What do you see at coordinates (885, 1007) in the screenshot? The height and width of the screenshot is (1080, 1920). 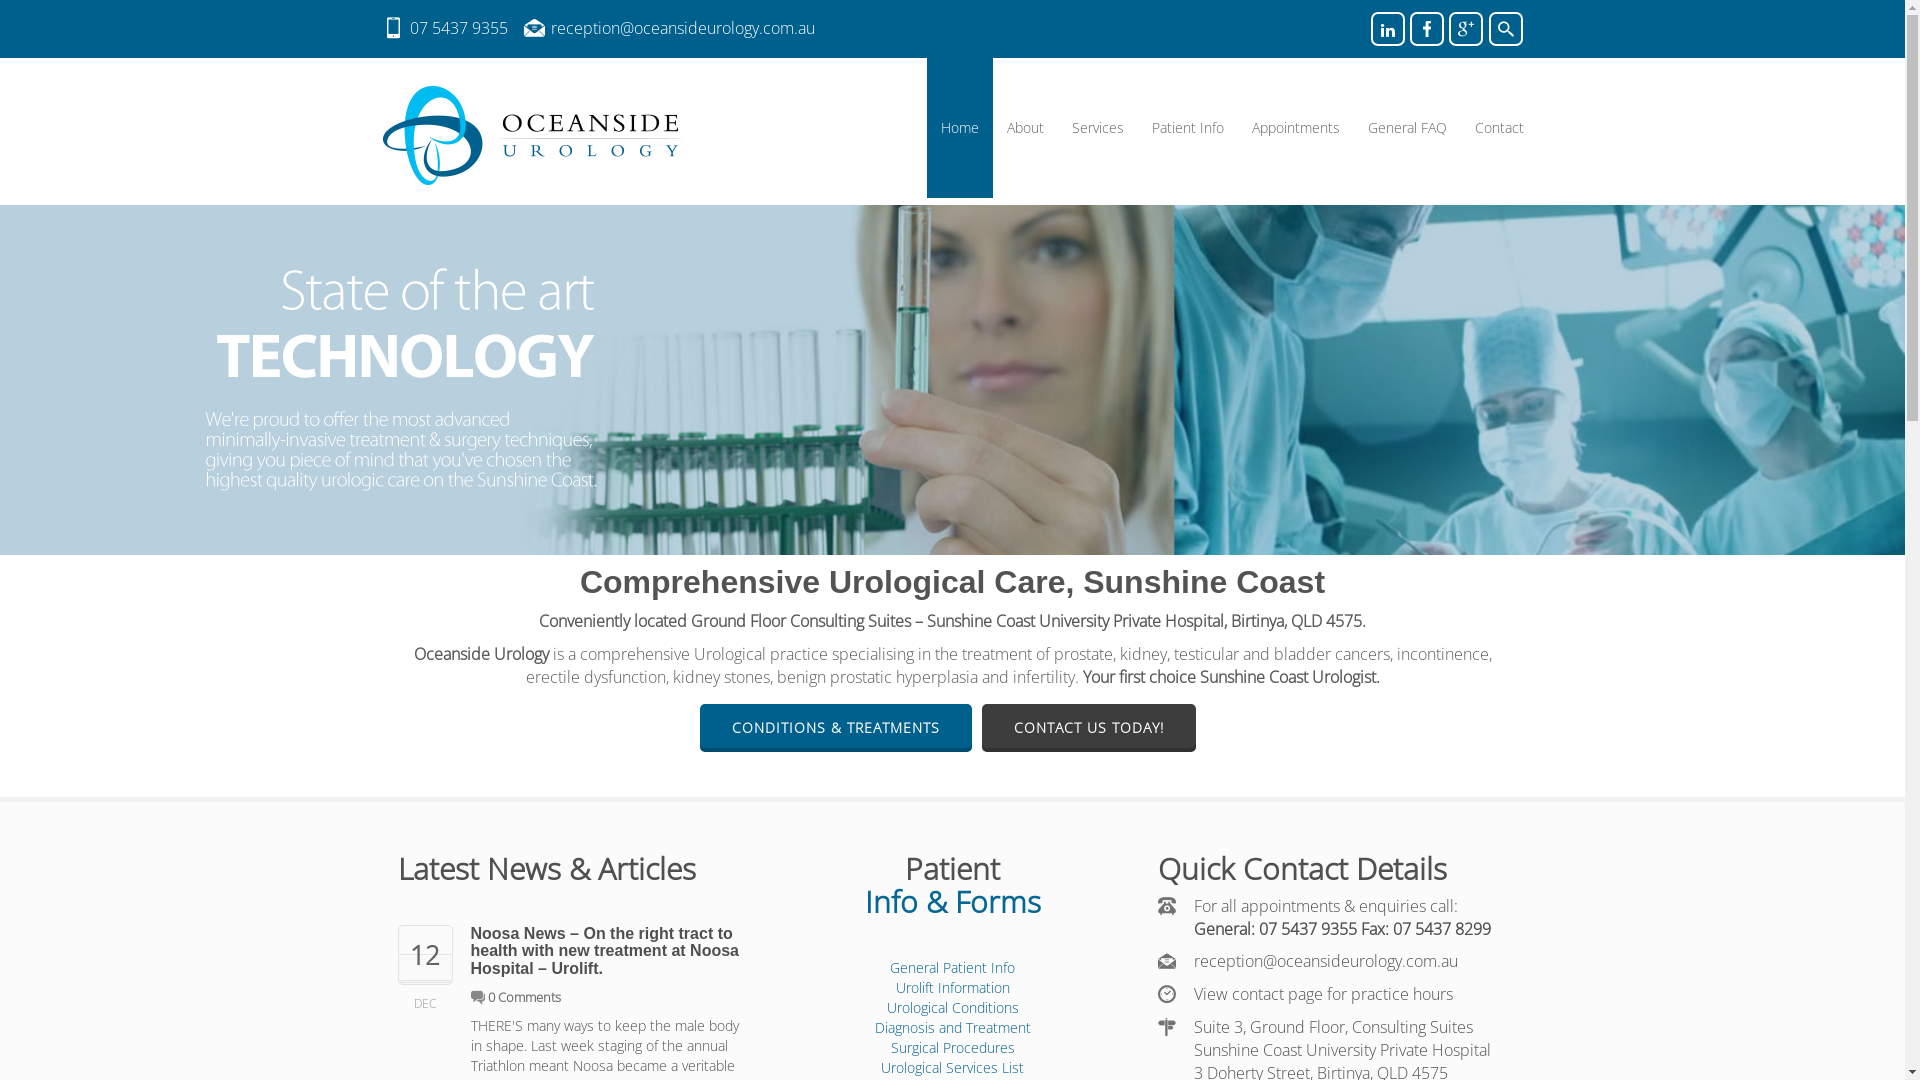 I see `'Urological Conditions'` at bounding box center [885, 1007].